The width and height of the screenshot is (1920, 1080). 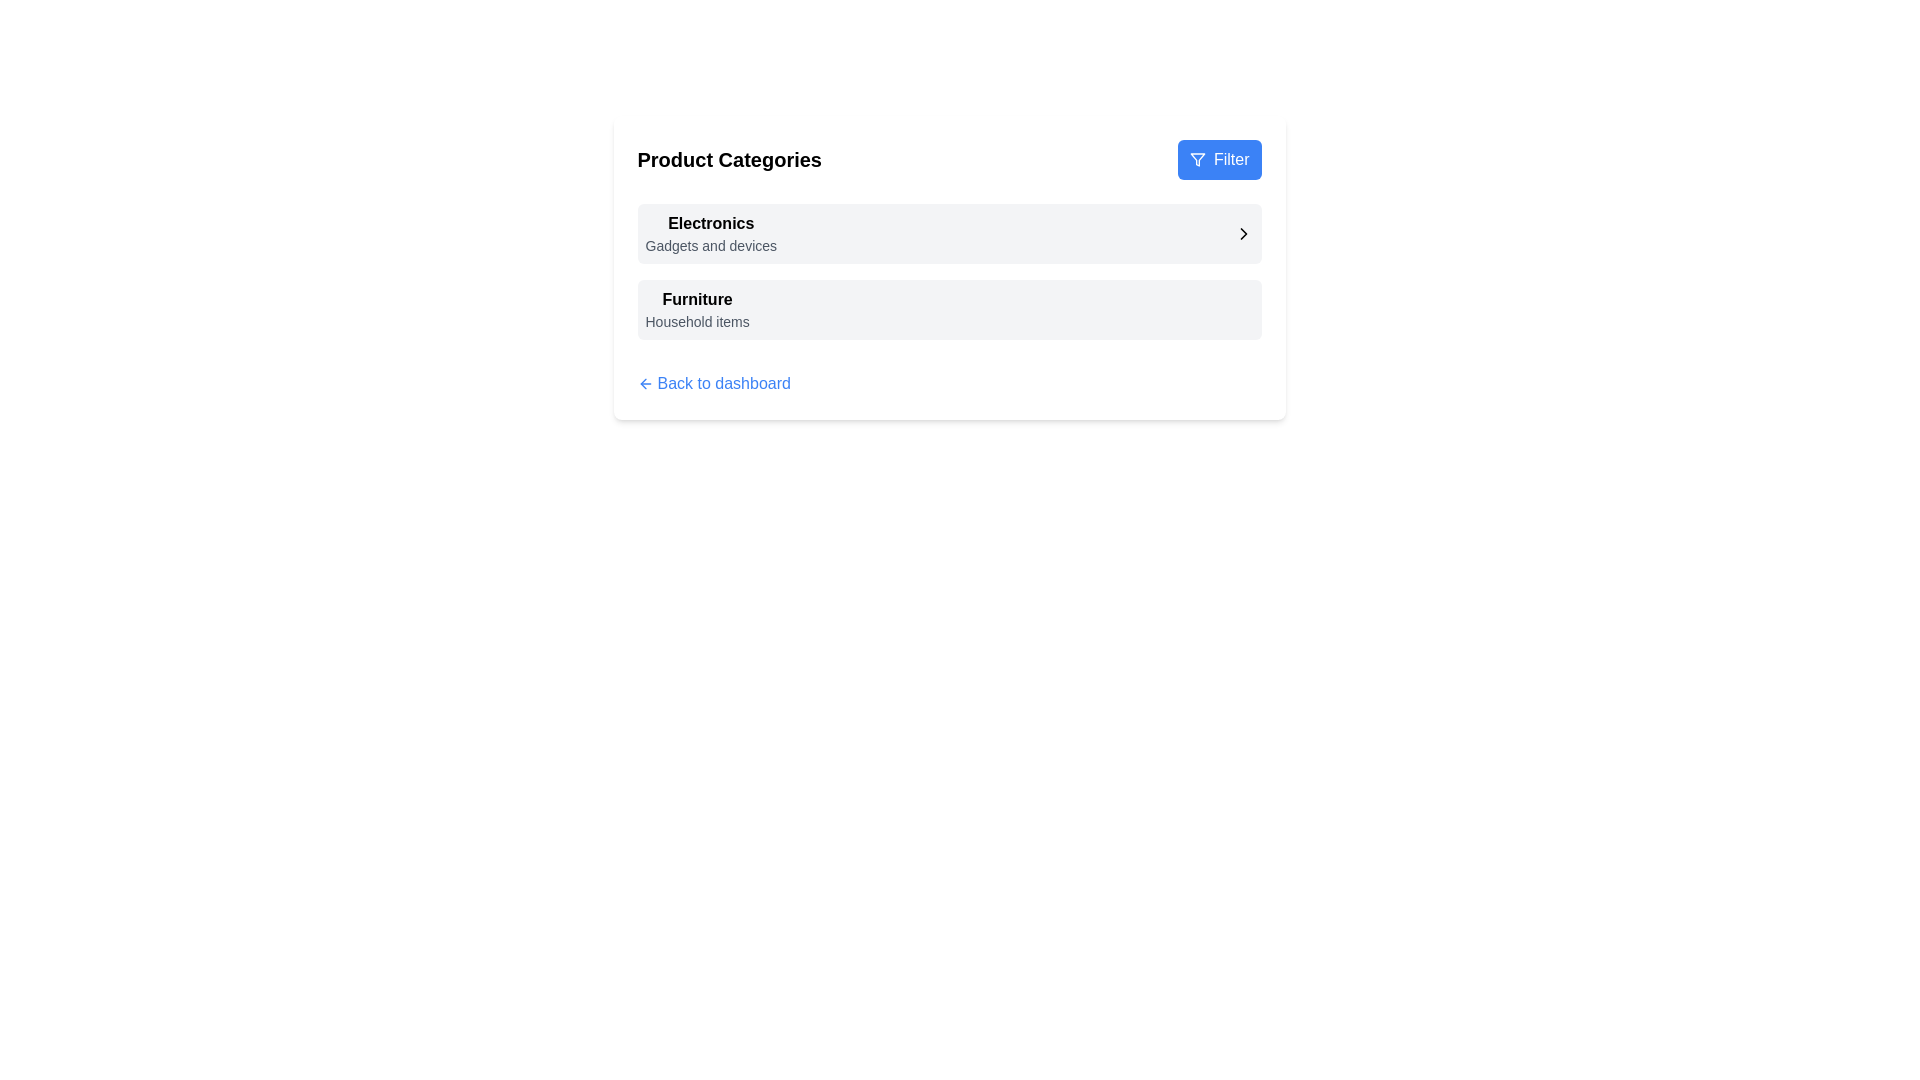 I want to click on the blue 'Filter' button with white text and a funnel icon at the top-right corner of the 'Product Categories' section, so click(x=1218, y=158).